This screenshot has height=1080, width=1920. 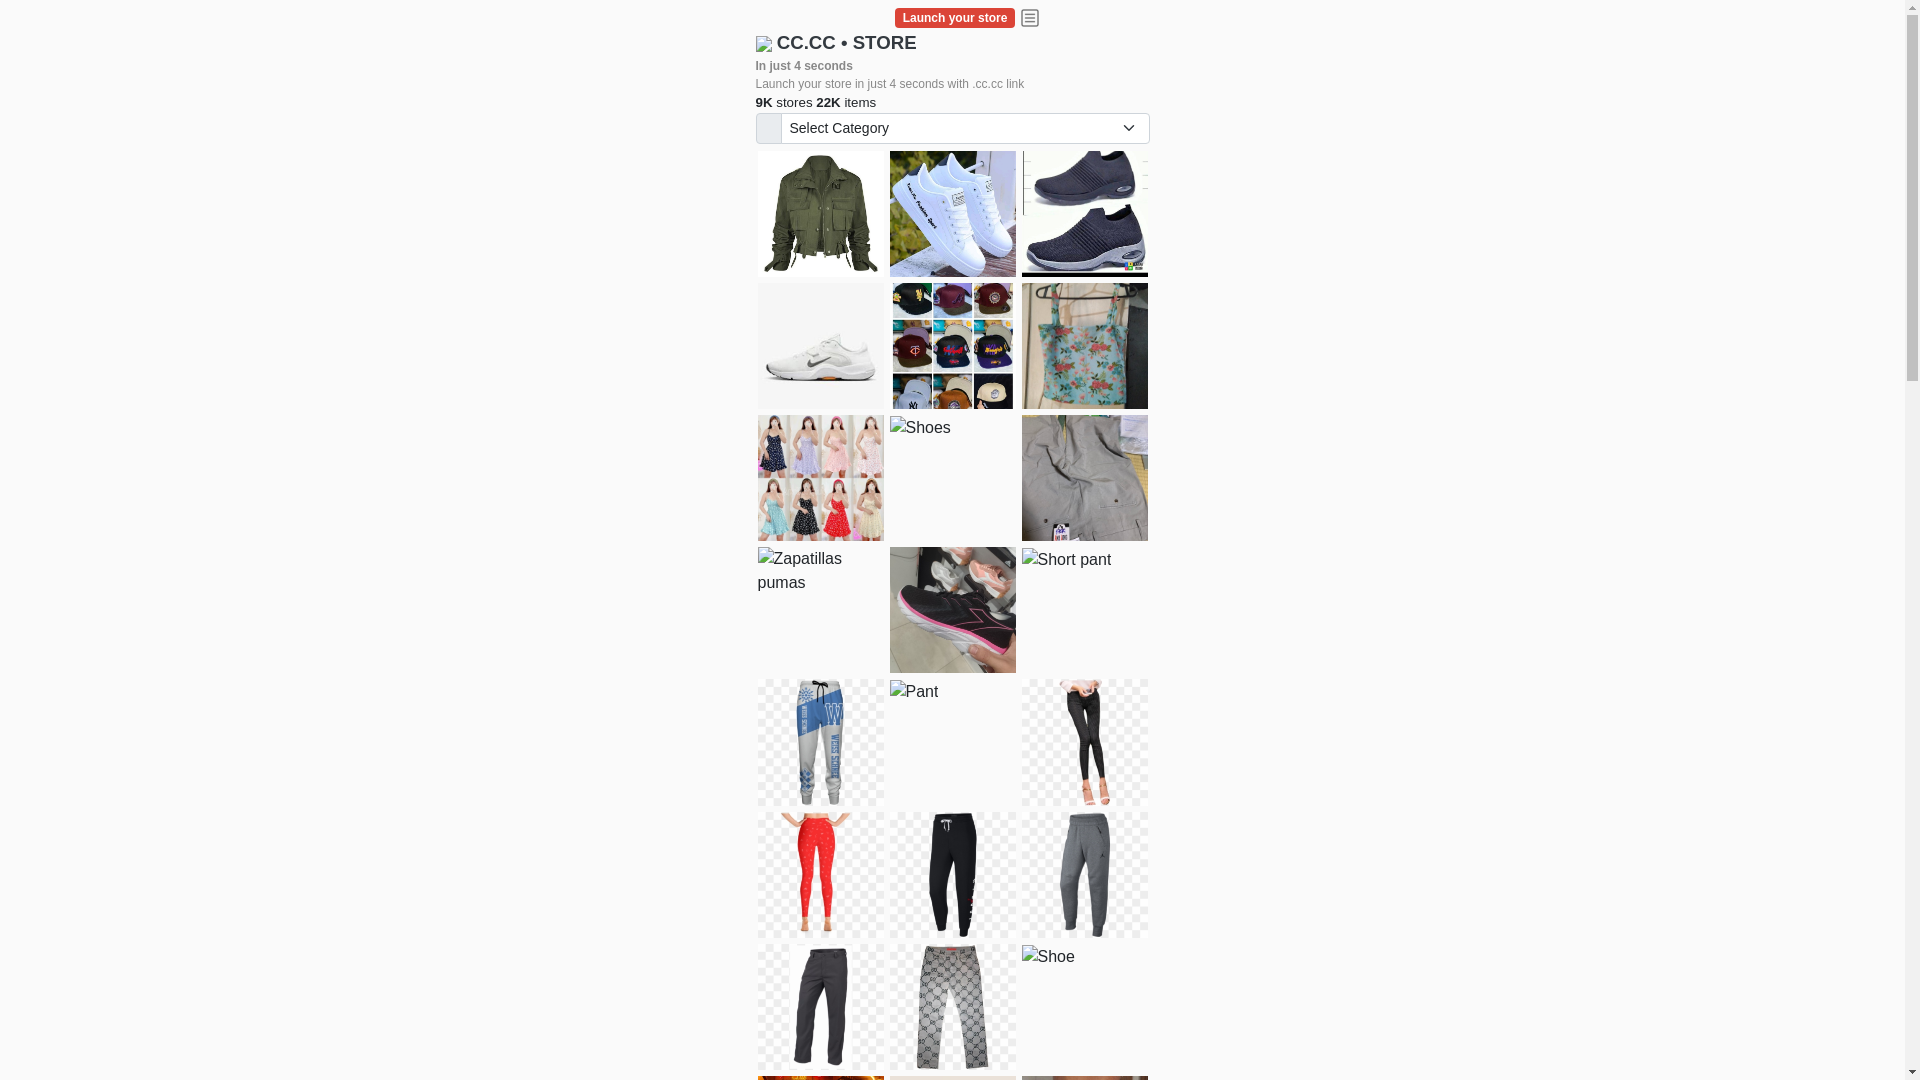 I want to click on 'Shoes', so click(x=919, y=427).